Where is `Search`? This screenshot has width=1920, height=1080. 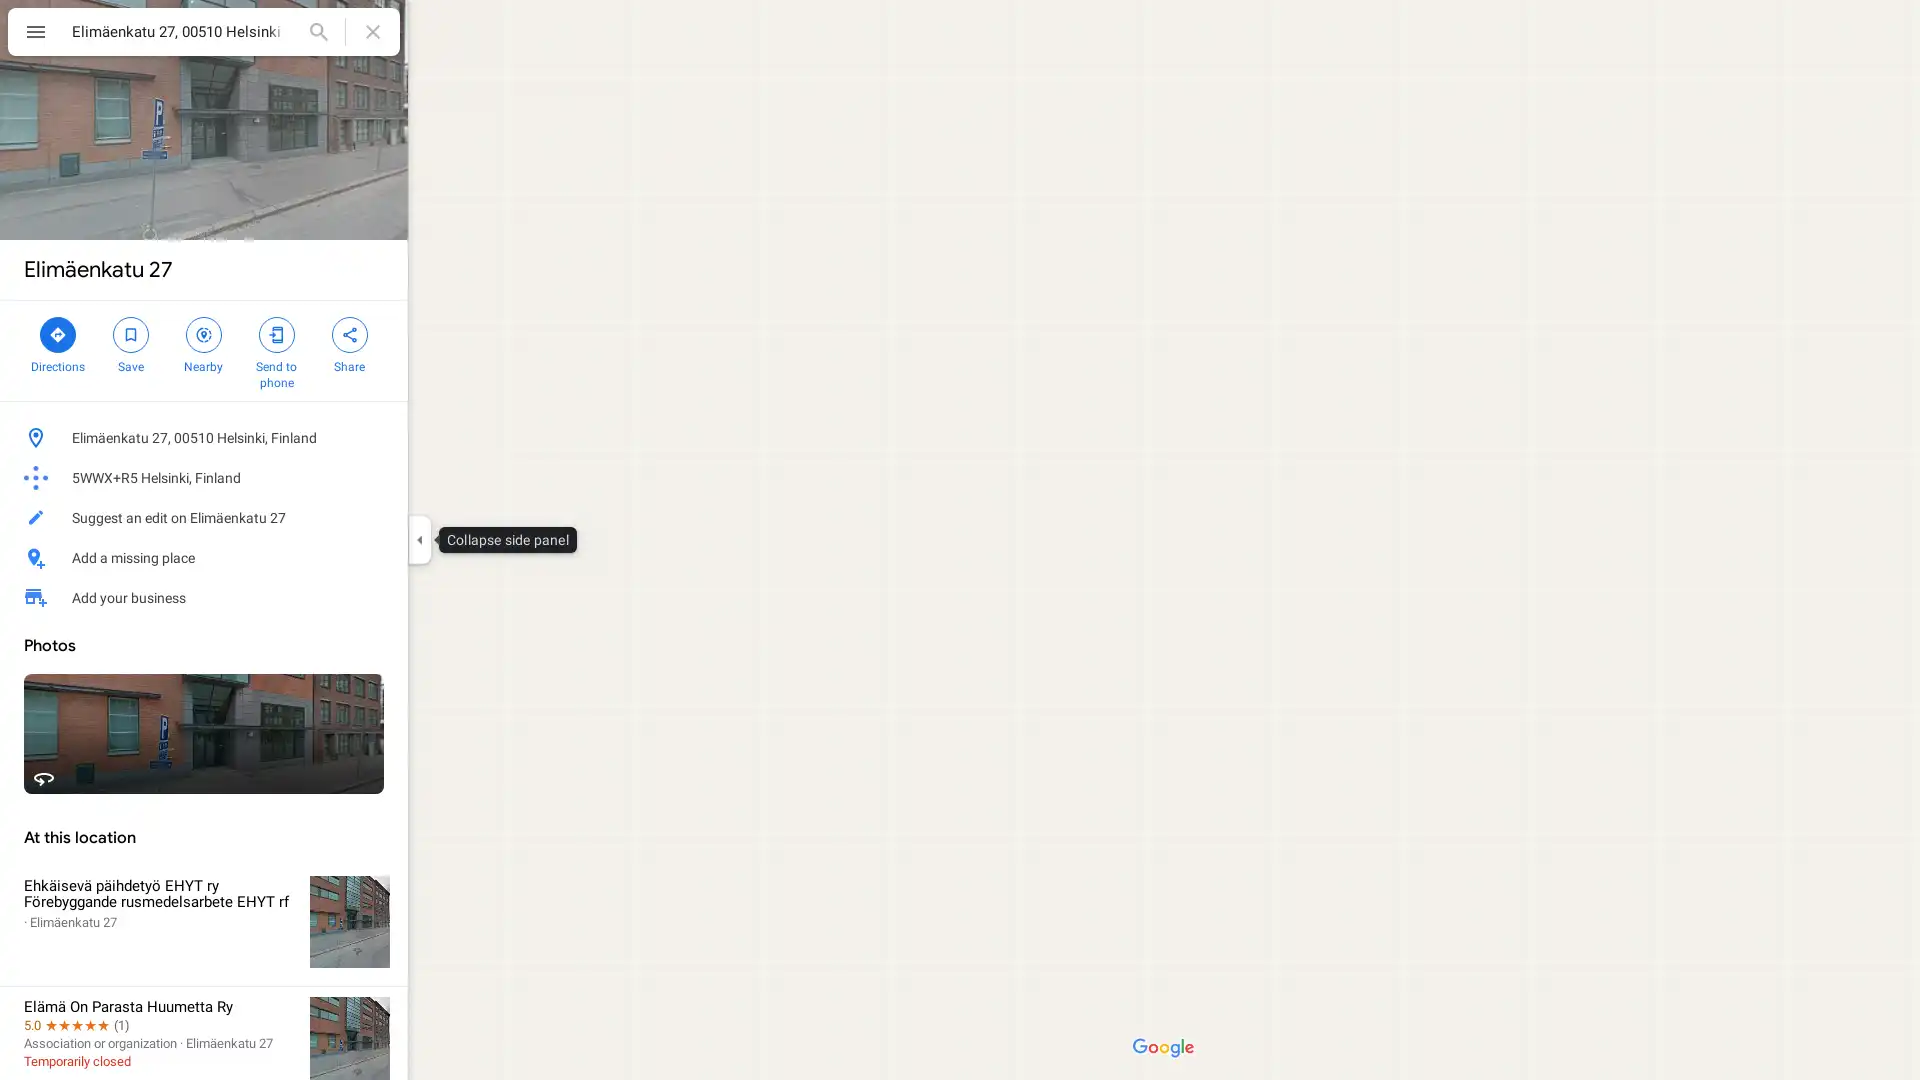
Search is located at coordinates (317, 31).